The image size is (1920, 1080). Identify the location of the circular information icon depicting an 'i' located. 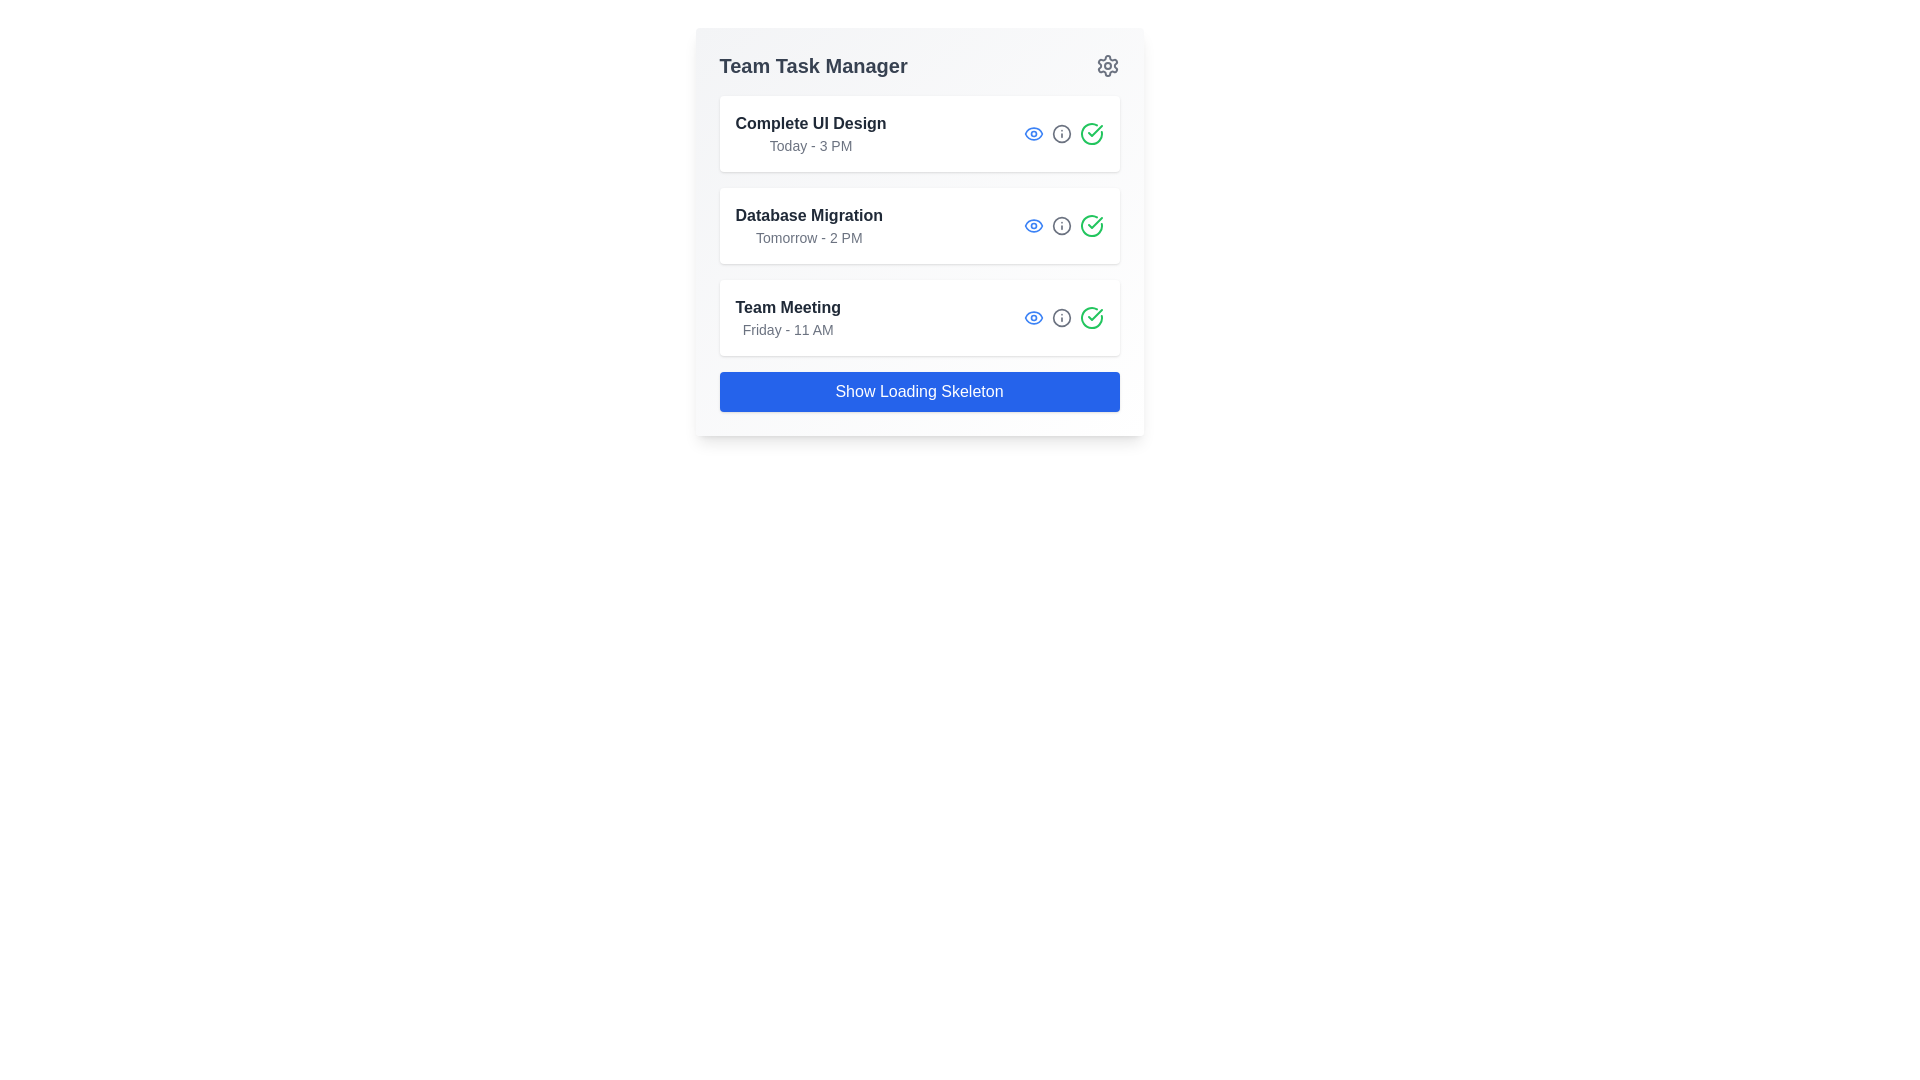
(1060, 134).